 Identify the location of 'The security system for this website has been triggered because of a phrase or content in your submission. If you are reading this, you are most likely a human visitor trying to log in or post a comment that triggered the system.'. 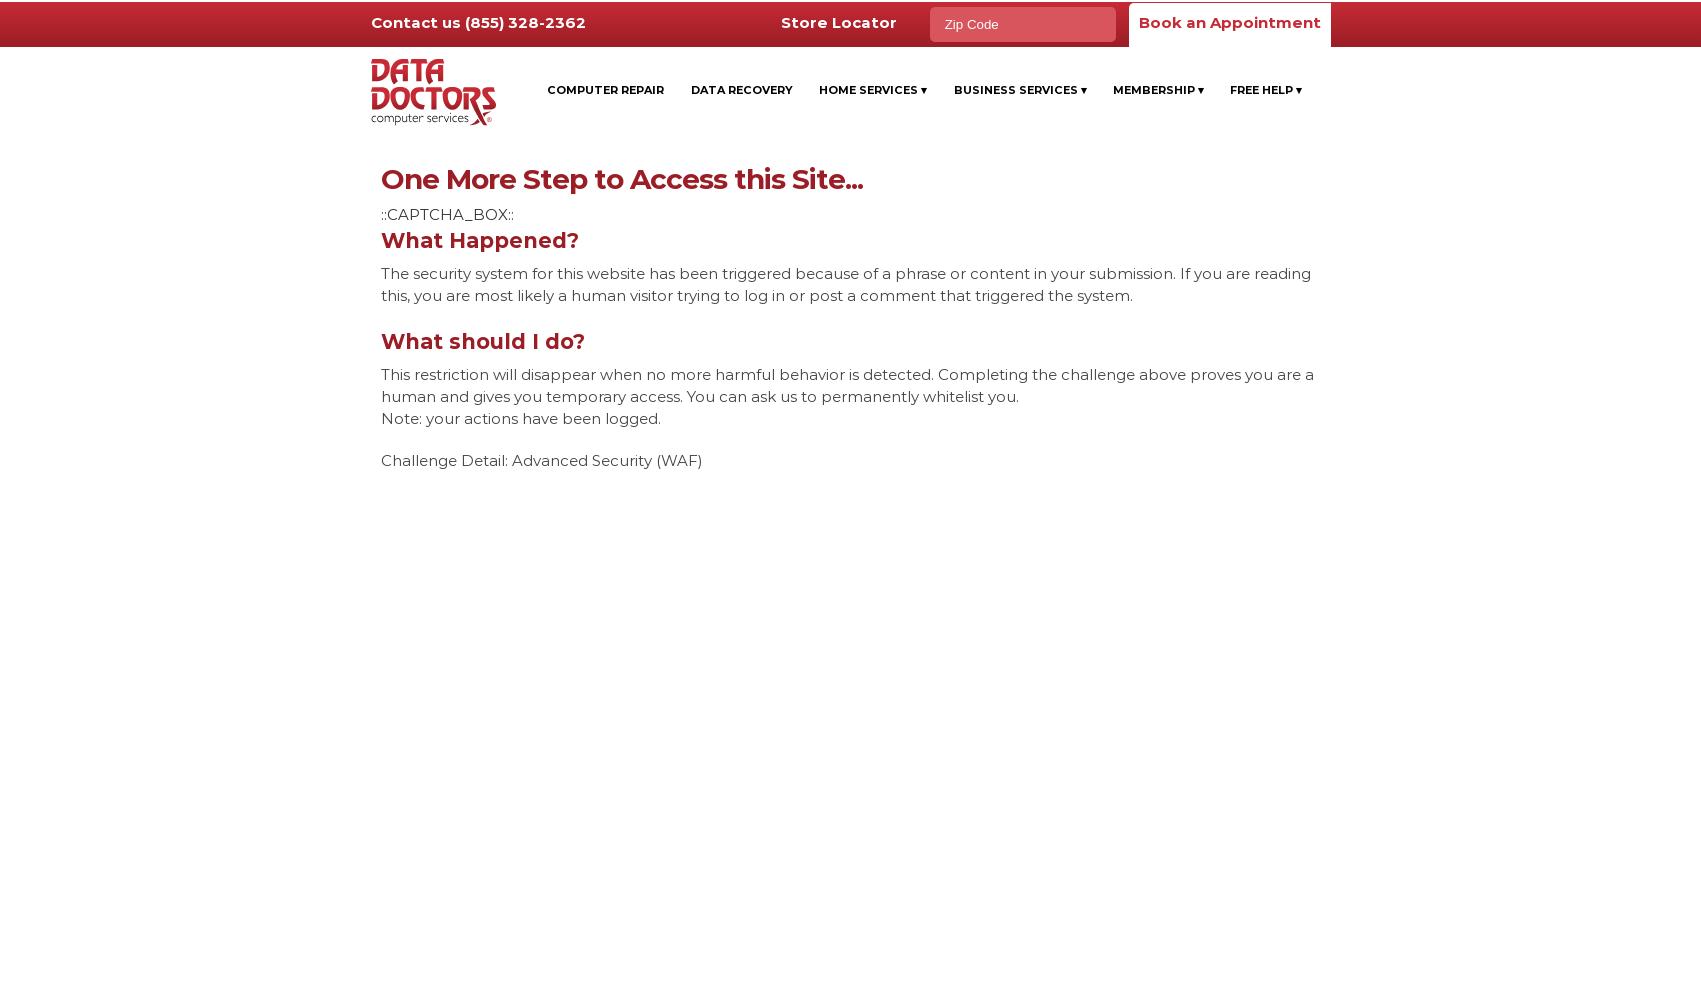
(845, 284).